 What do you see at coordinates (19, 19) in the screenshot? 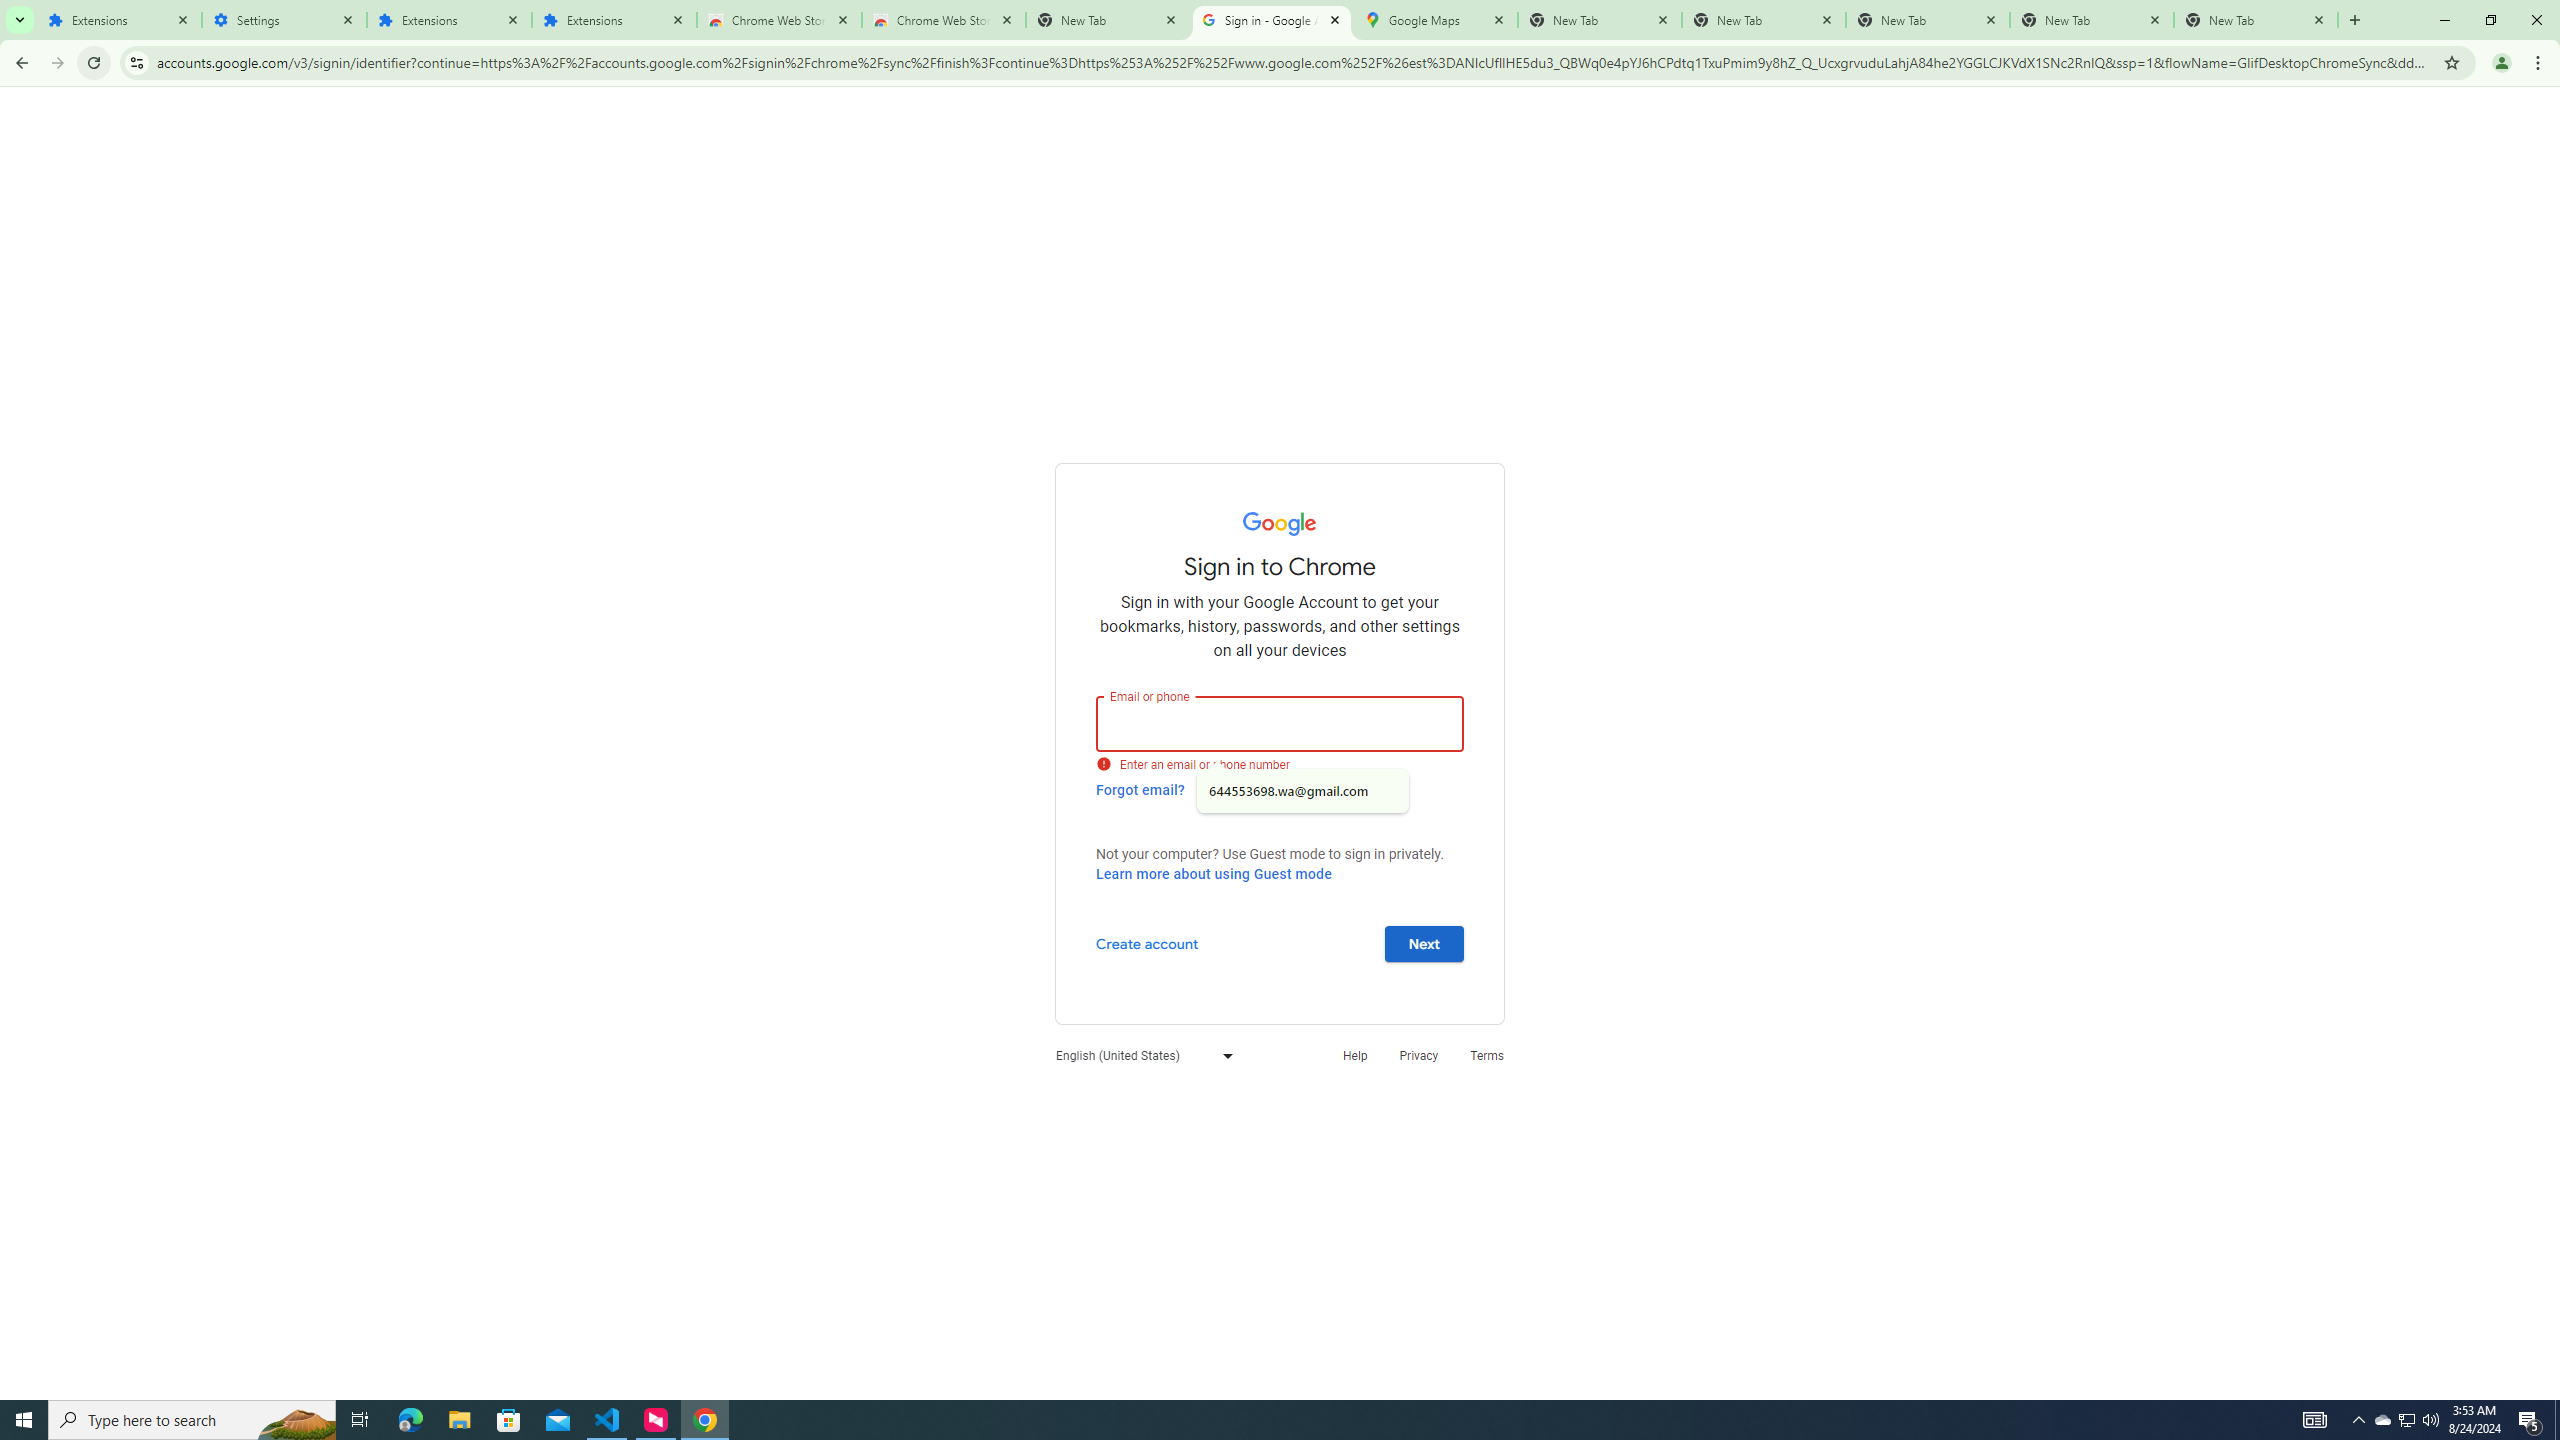
I see `'Search tabs'` at bounding box center [19, 19].